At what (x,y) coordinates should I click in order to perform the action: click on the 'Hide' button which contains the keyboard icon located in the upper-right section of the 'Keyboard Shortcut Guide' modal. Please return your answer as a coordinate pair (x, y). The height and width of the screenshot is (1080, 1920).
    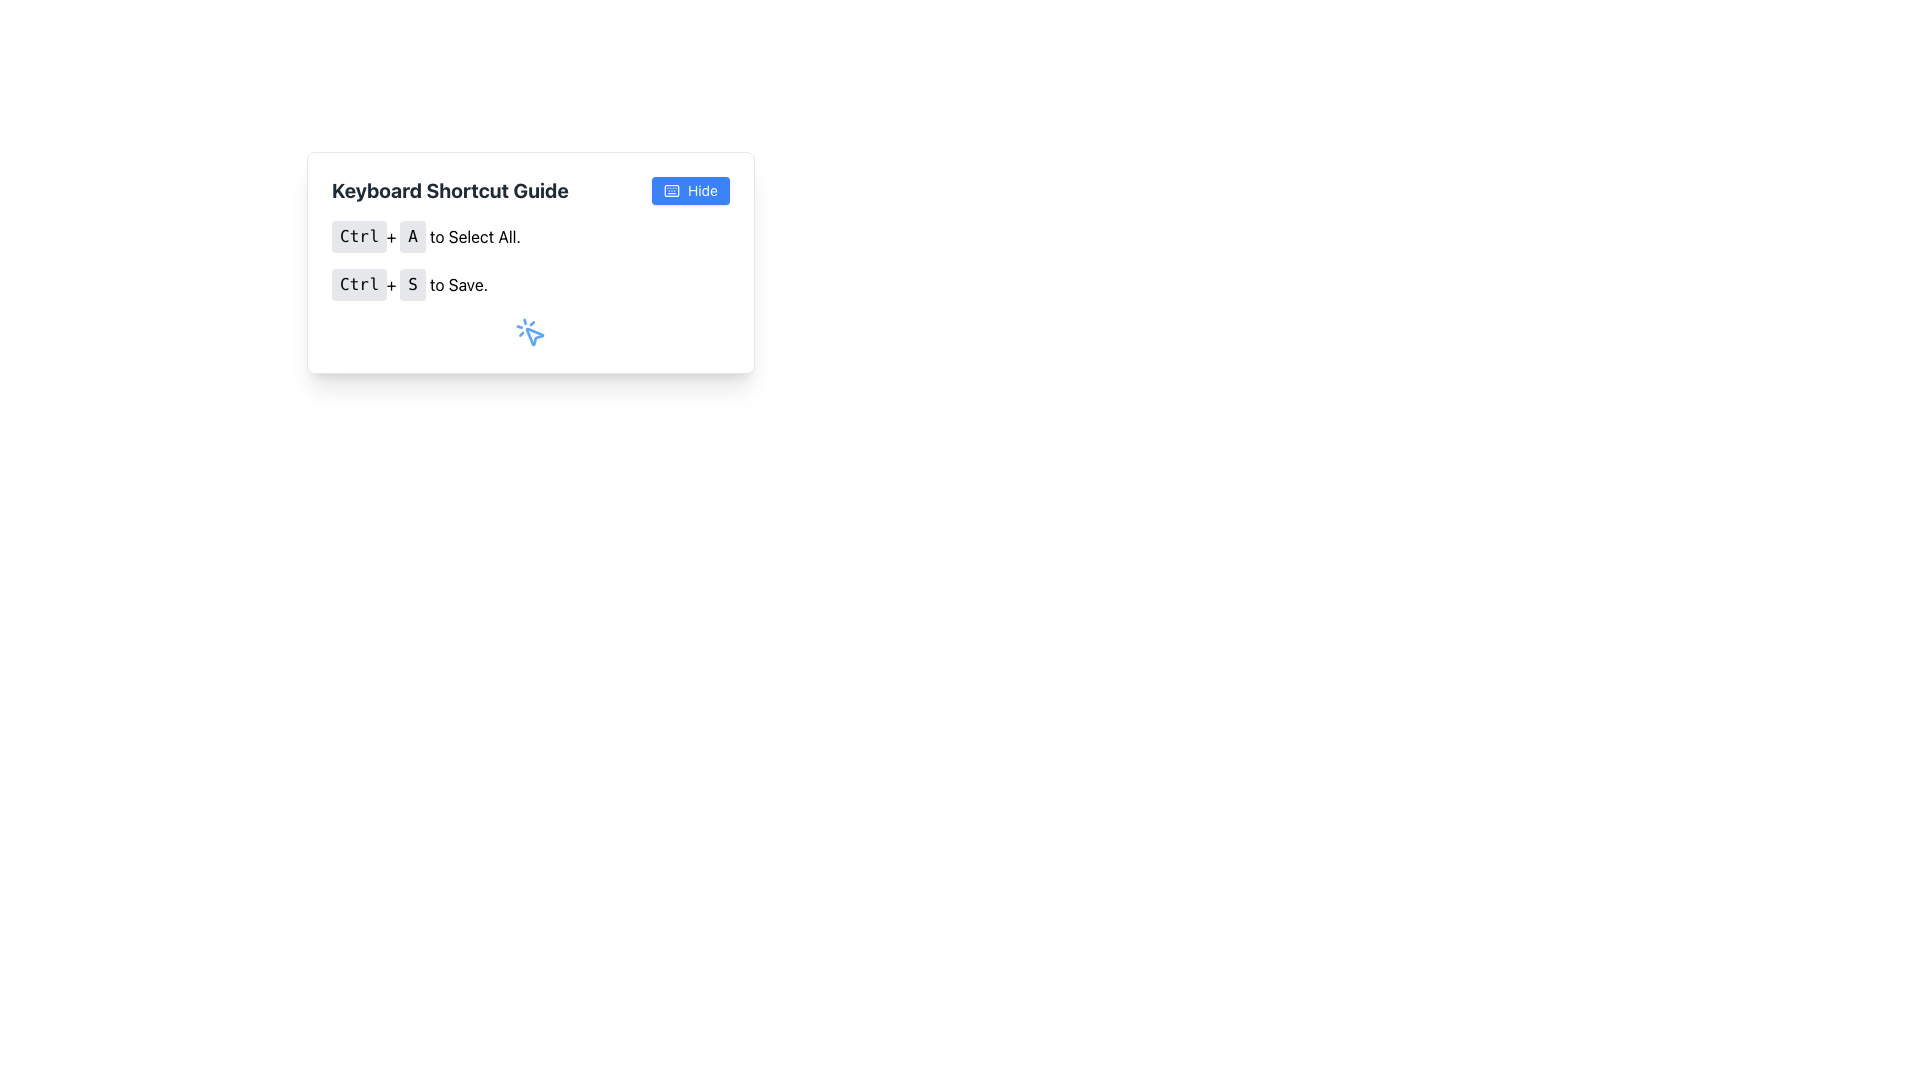
    Looking at the image, I should click on (672, 191).